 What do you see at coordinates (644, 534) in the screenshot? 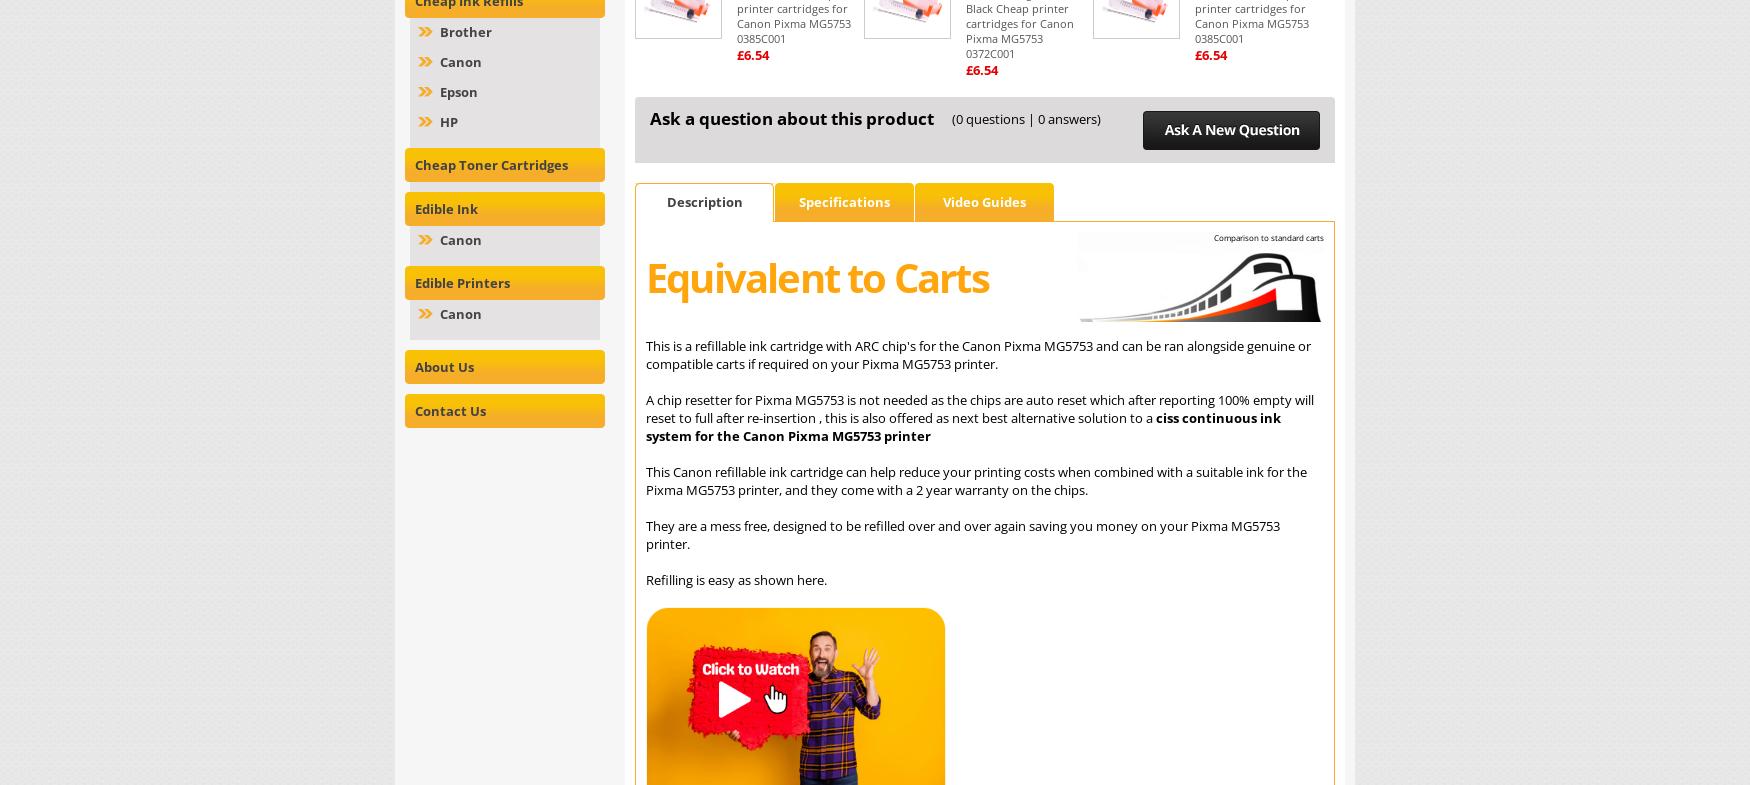
I see `'They are a mess free, designed to be refilled over and over again saving you money on your Pixma MG5753 printer.'` at bounding box center [644, 534].